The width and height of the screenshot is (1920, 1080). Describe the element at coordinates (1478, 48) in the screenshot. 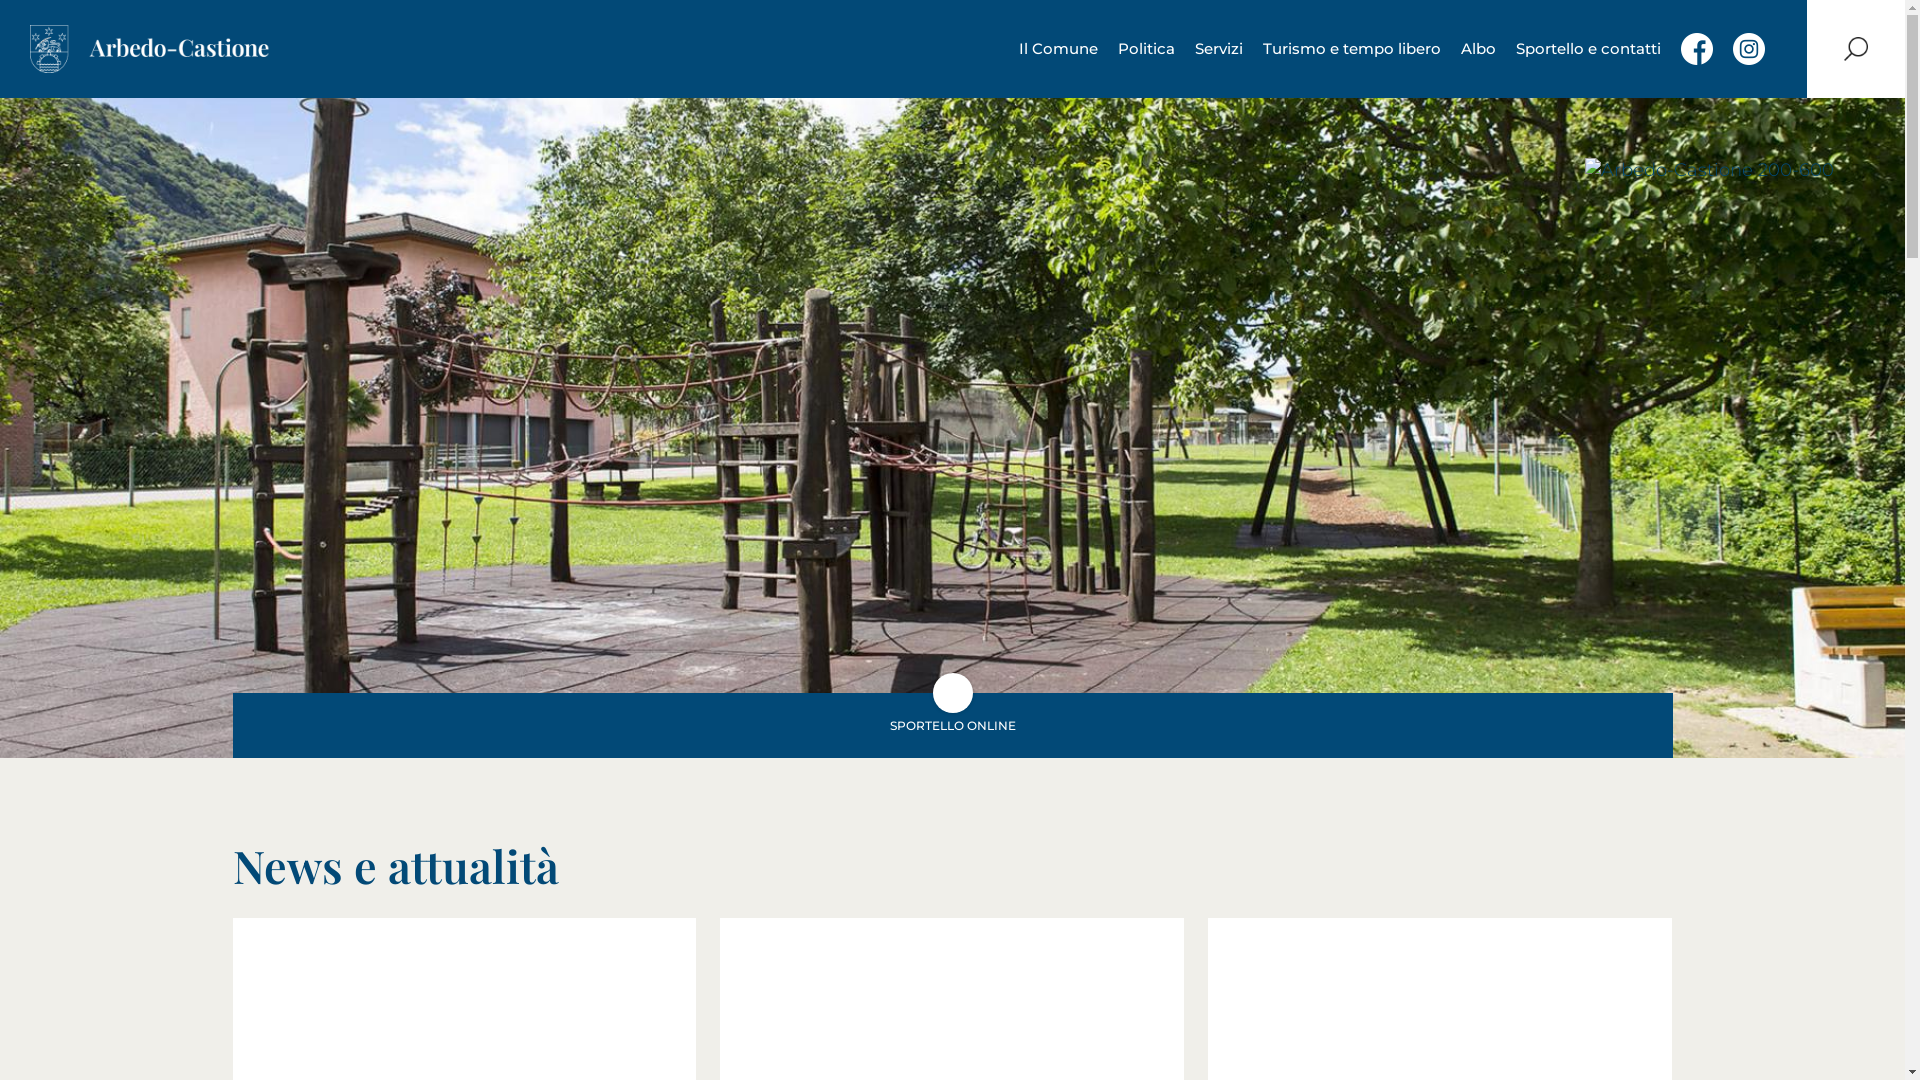

I see `'Albo'` at that location.